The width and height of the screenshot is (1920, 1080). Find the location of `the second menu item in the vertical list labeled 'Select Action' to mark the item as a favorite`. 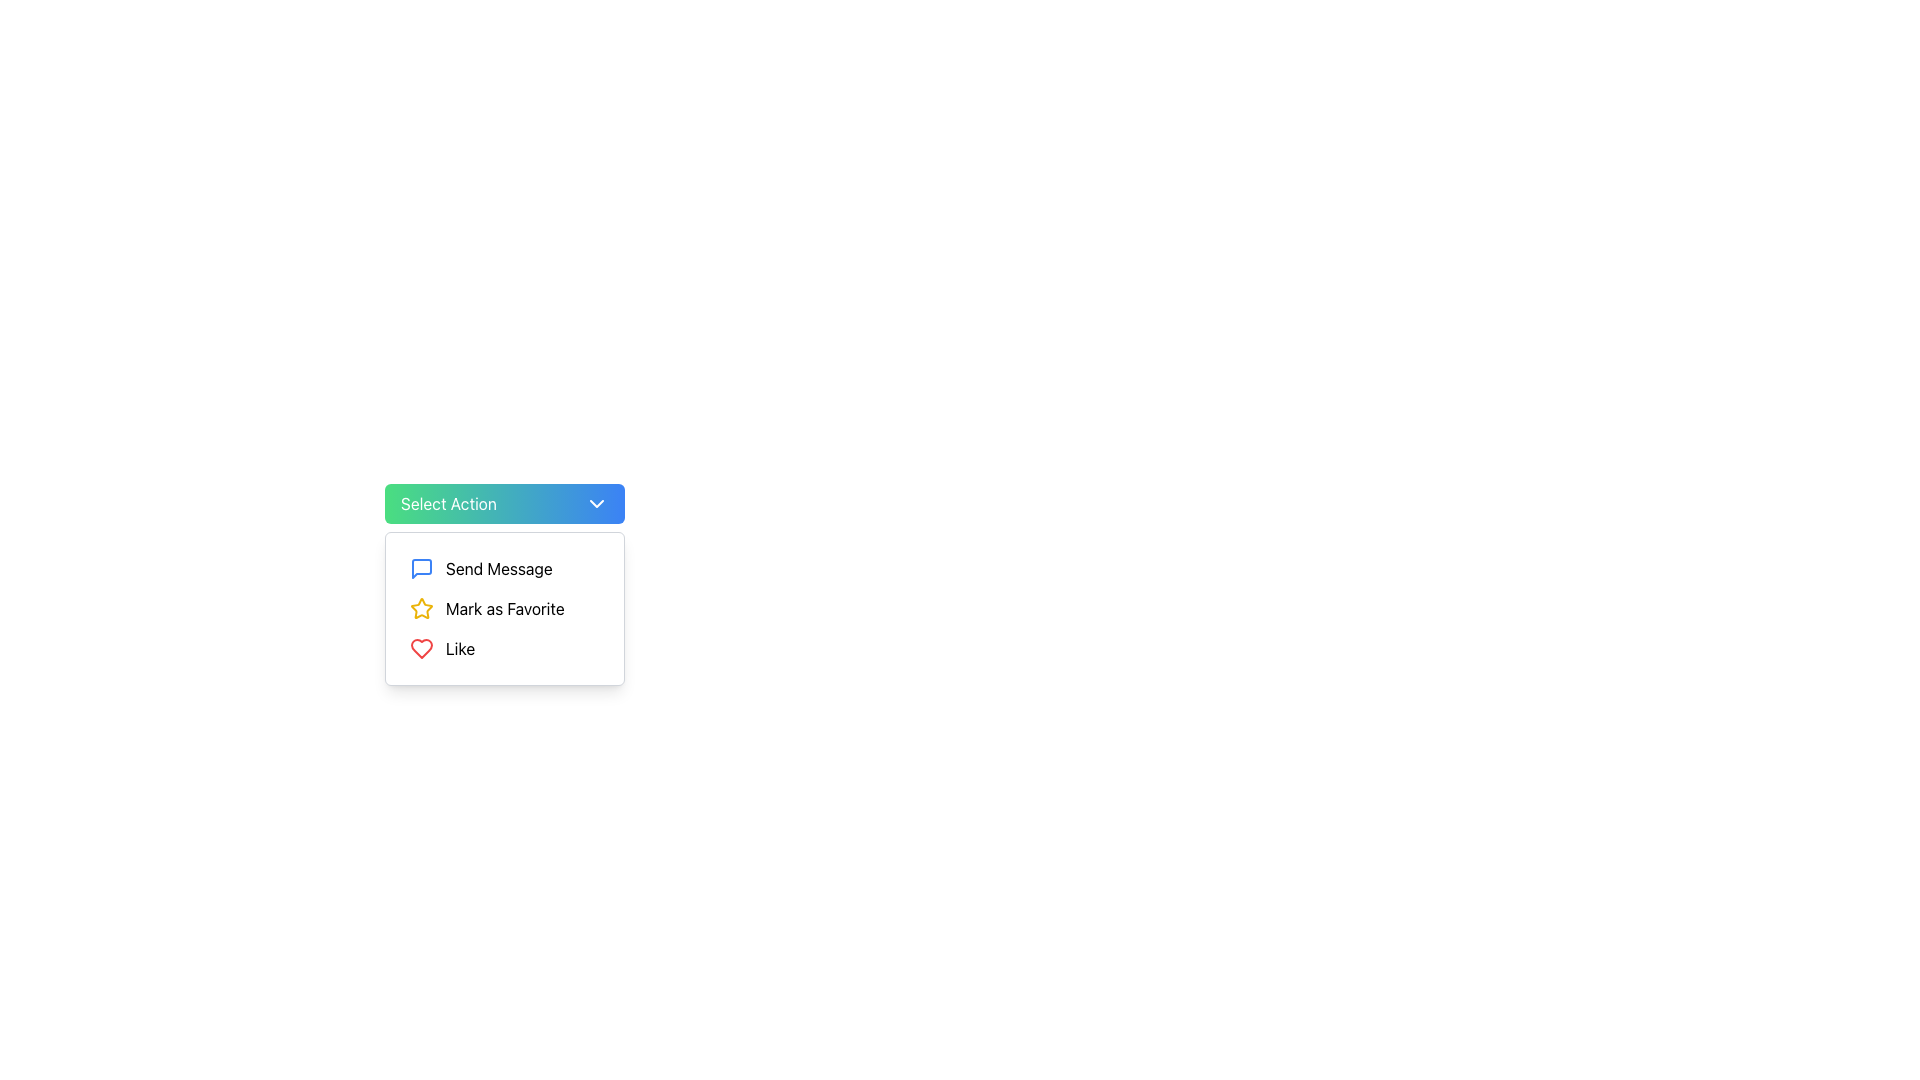

the second menu item in the vertical list labeled 'Select Action' to mark the item as a favorite is located at coordinates (504, 608).